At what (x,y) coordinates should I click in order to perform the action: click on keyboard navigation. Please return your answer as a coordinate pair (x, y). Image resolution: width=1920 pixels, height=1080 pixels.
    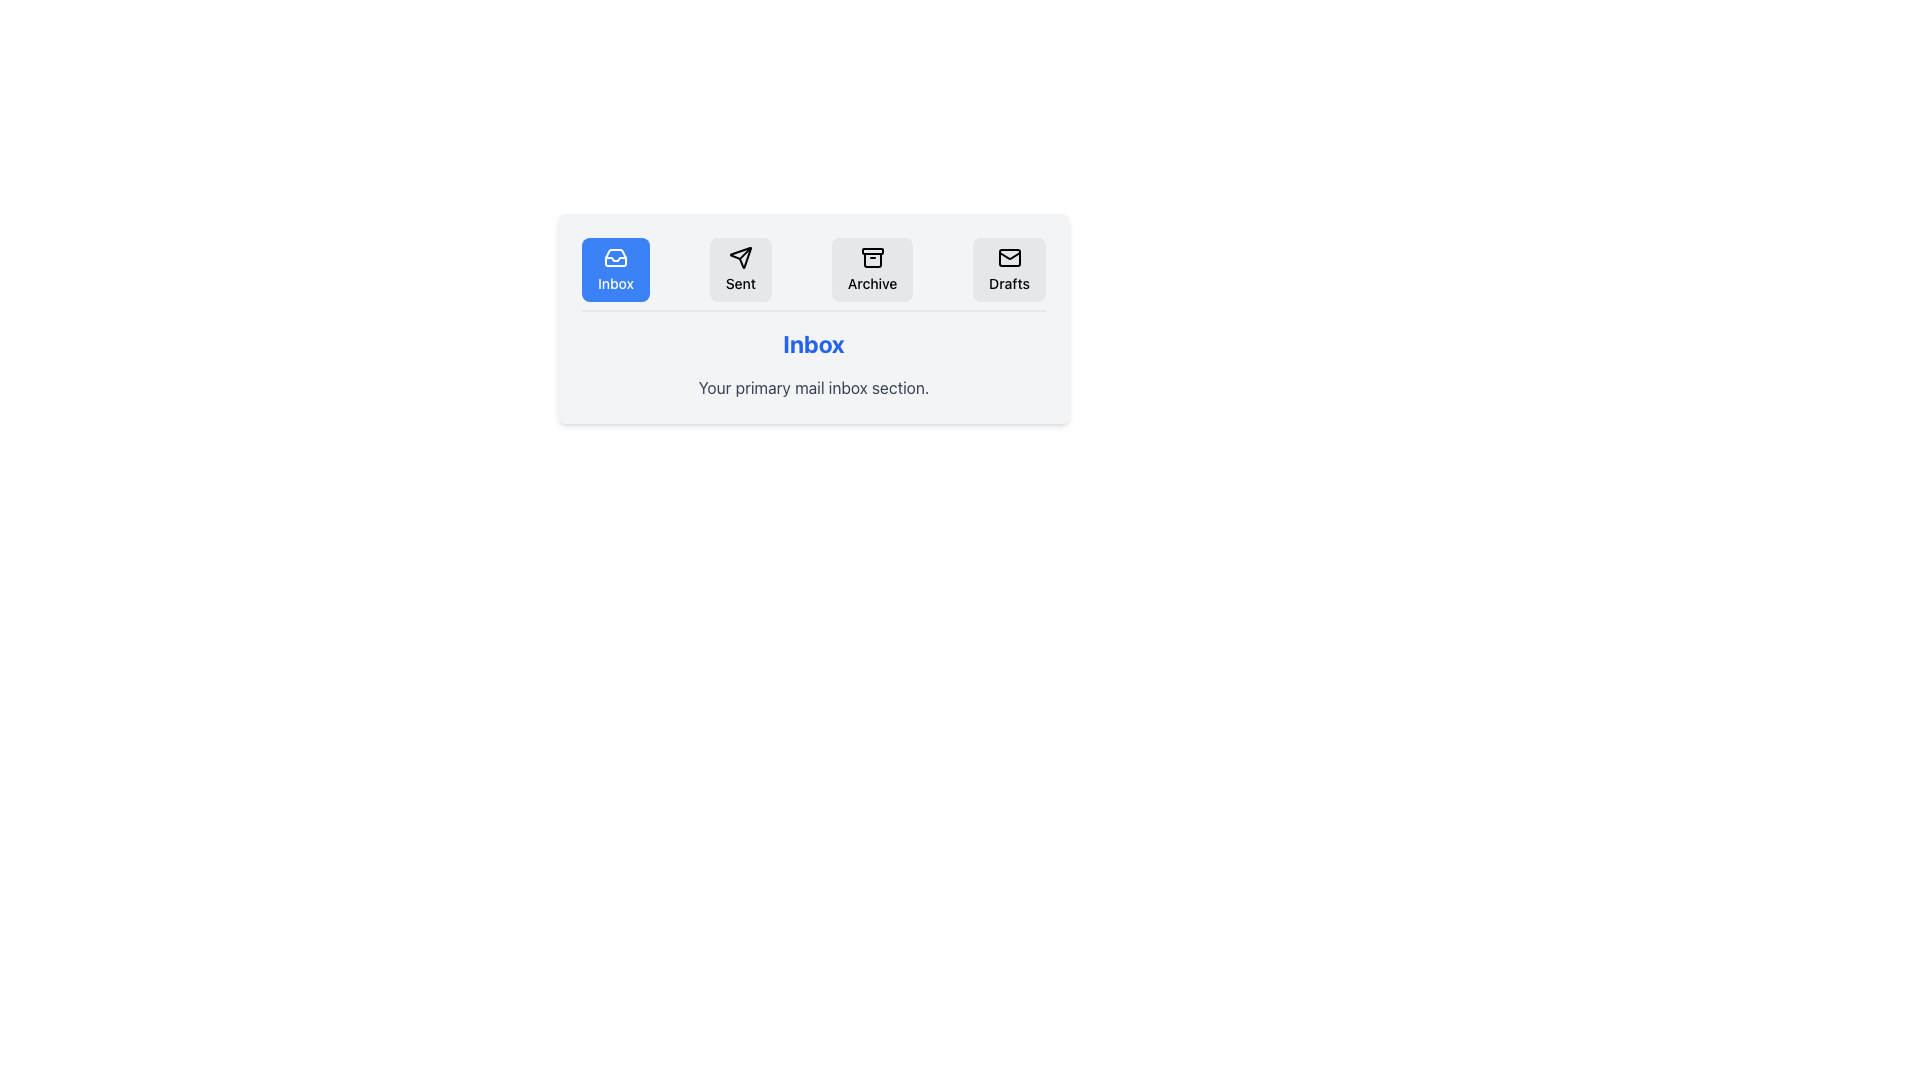
    Looking at the image, I should click on (814, 274).